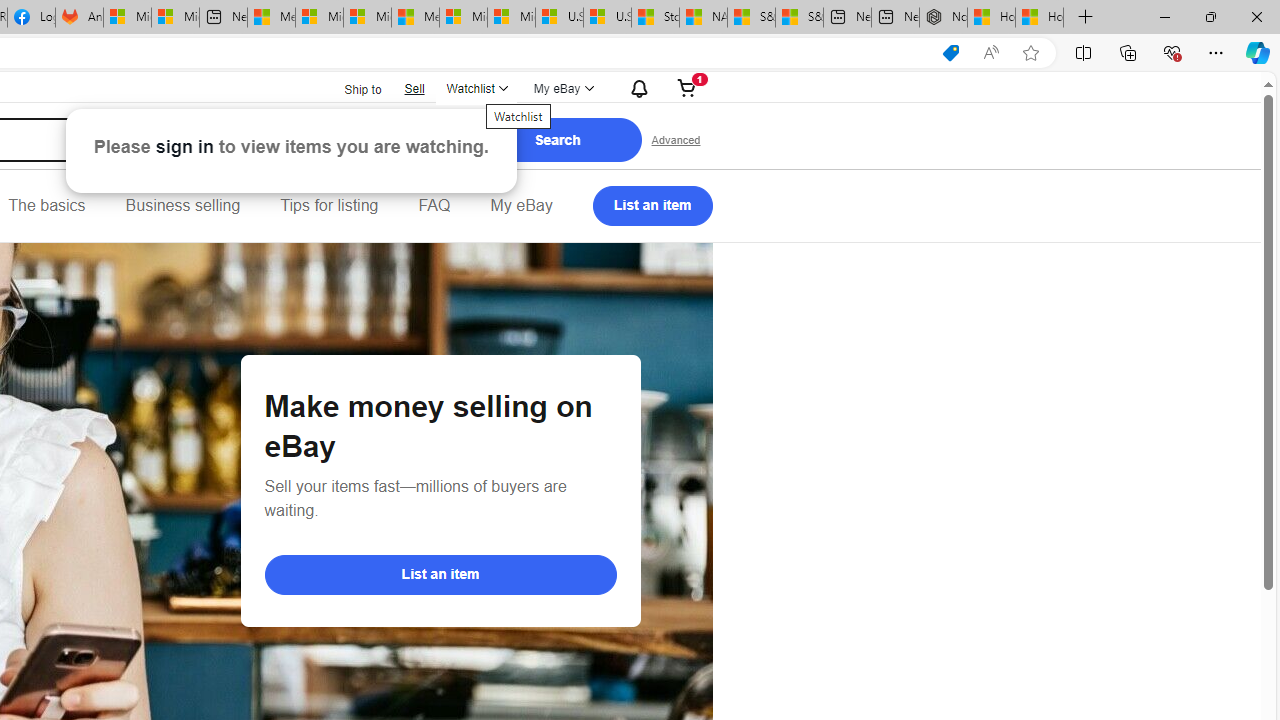 Image resolution: width=1280 pixels, height=720 pixels. What do you see at coordinates (561, 87) in the screenshot?
I see `'My eBayExpand My eBay'` at bounding box center [561, 87].